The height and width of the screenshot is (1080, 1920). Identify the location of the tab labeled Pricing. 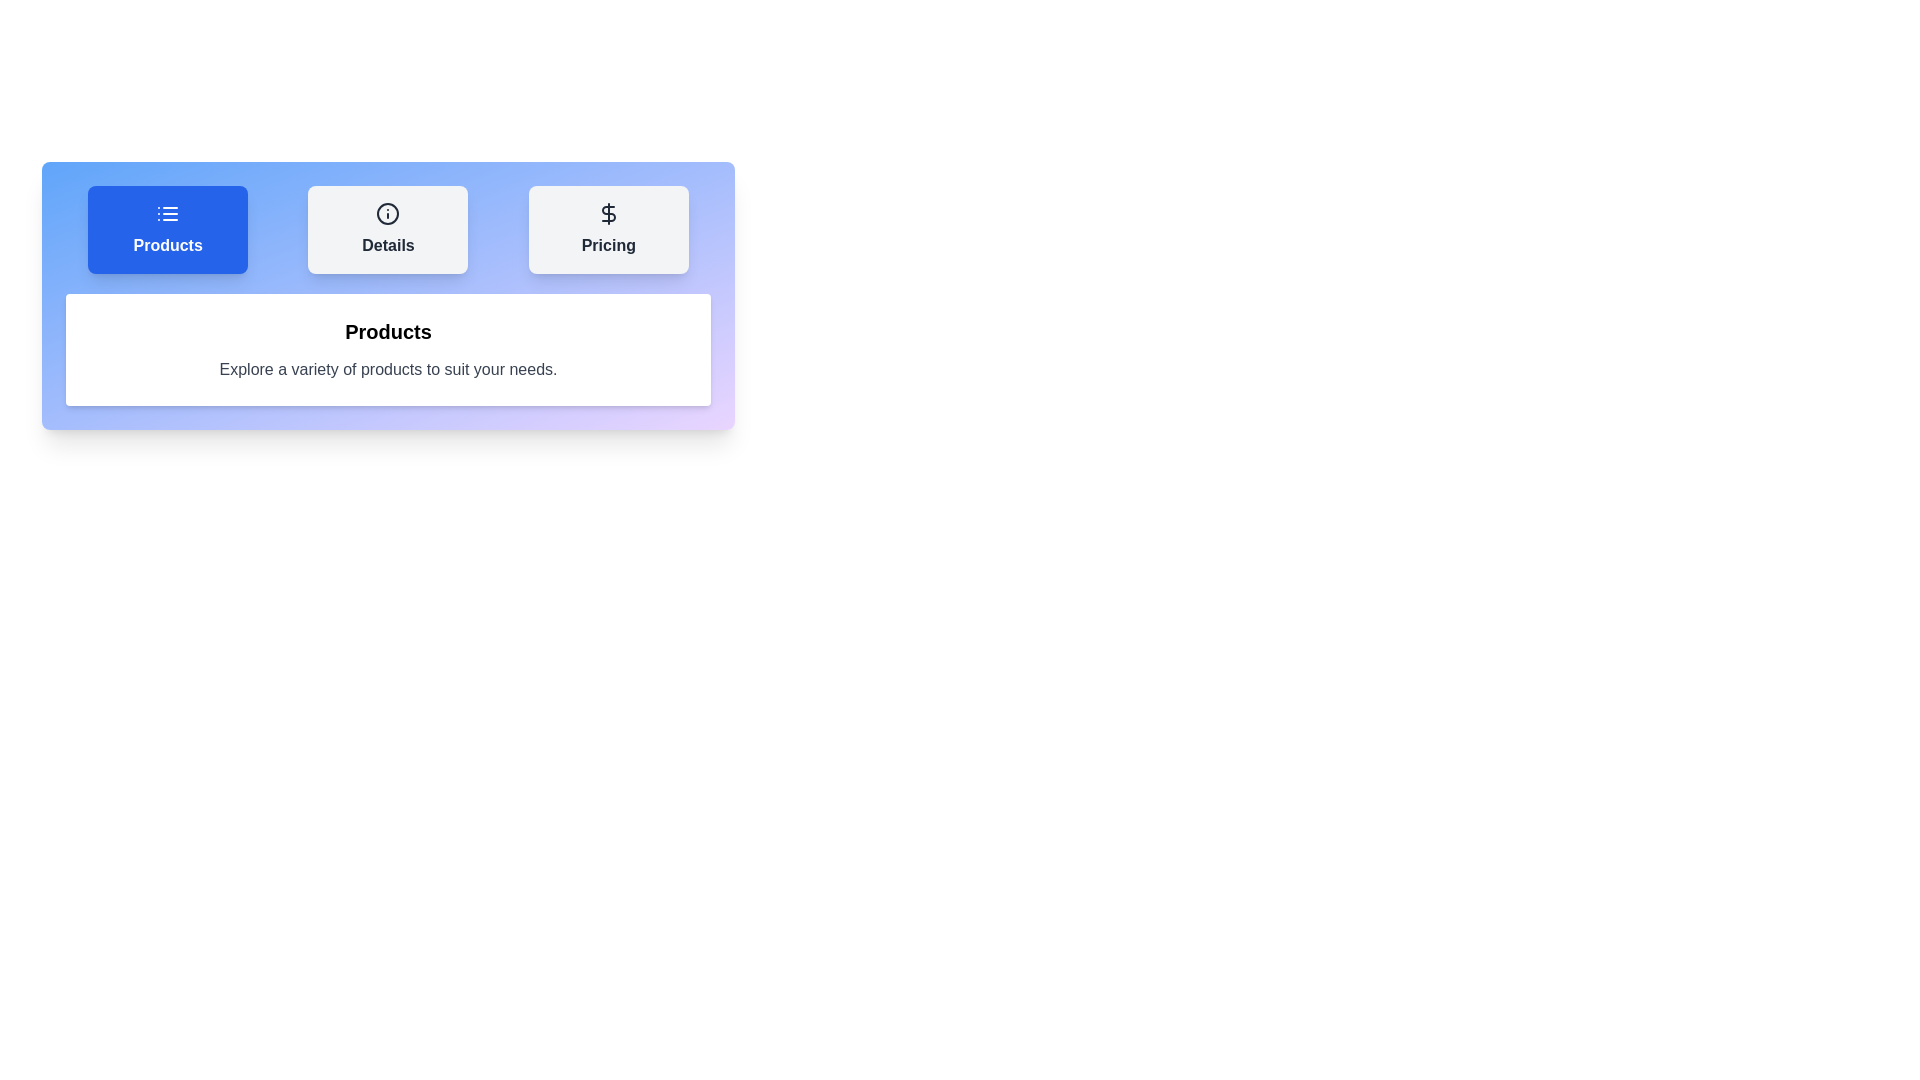
(607, 229).